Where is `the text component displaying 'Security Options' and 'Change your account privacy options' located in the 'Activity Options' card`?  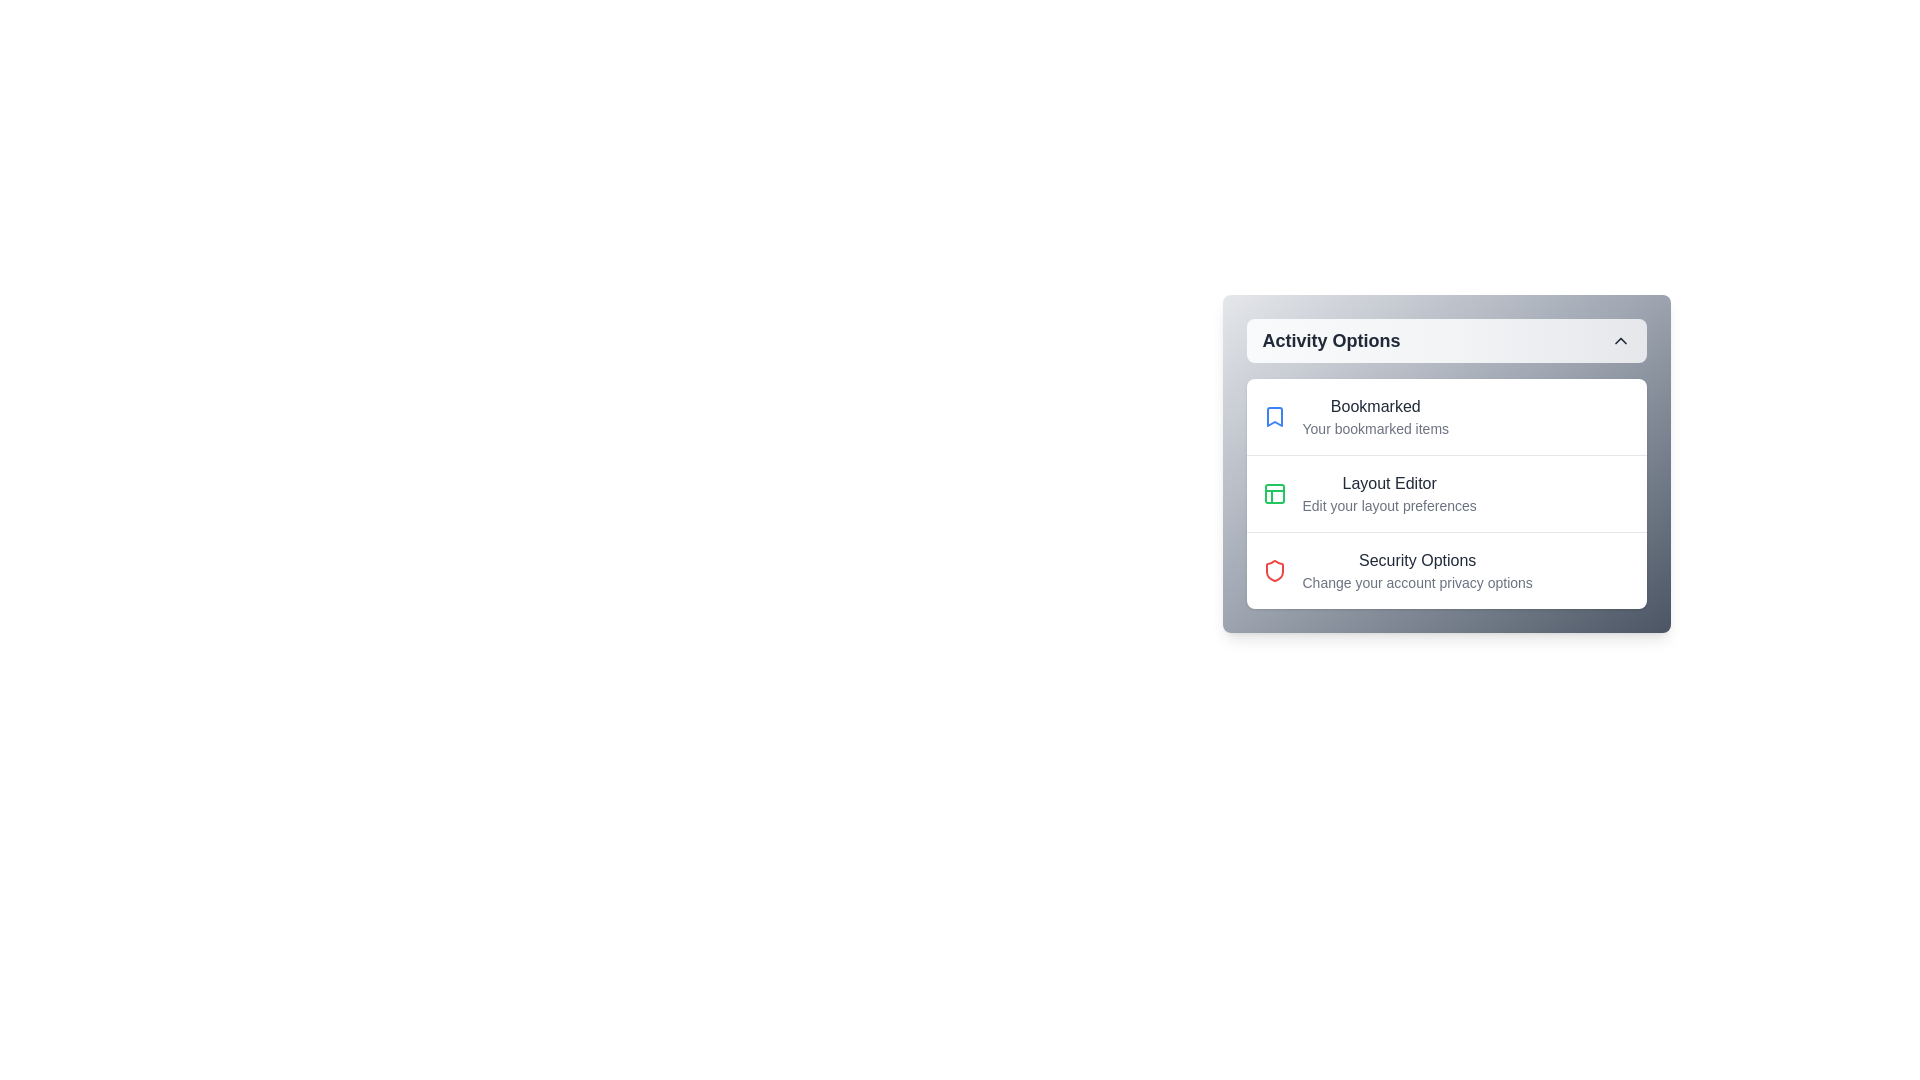
the text component displaying 'Security Options' and 'Change your account privacy options' located in the 'Activity Options' card is located at coordinates (1416, 570).